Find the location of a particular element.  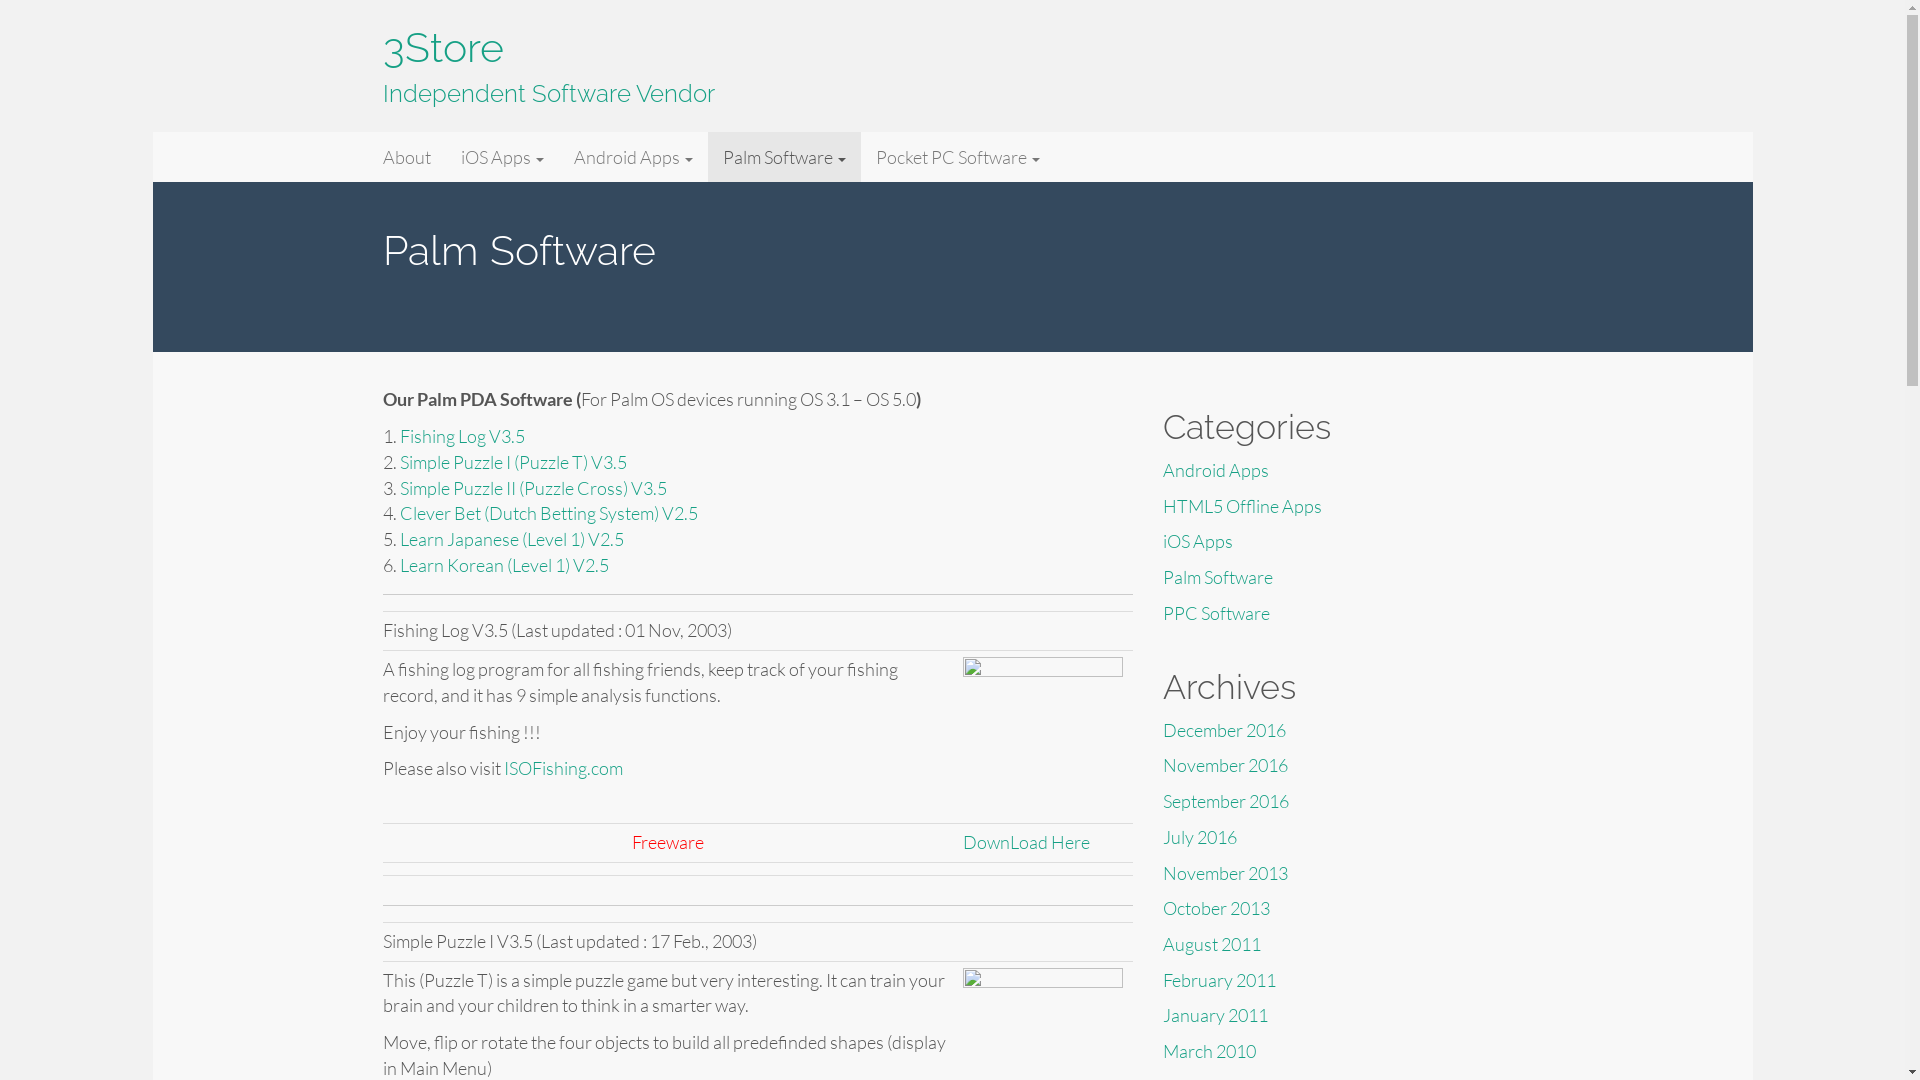

'Palm Software' is located at coordinates (783, 156).